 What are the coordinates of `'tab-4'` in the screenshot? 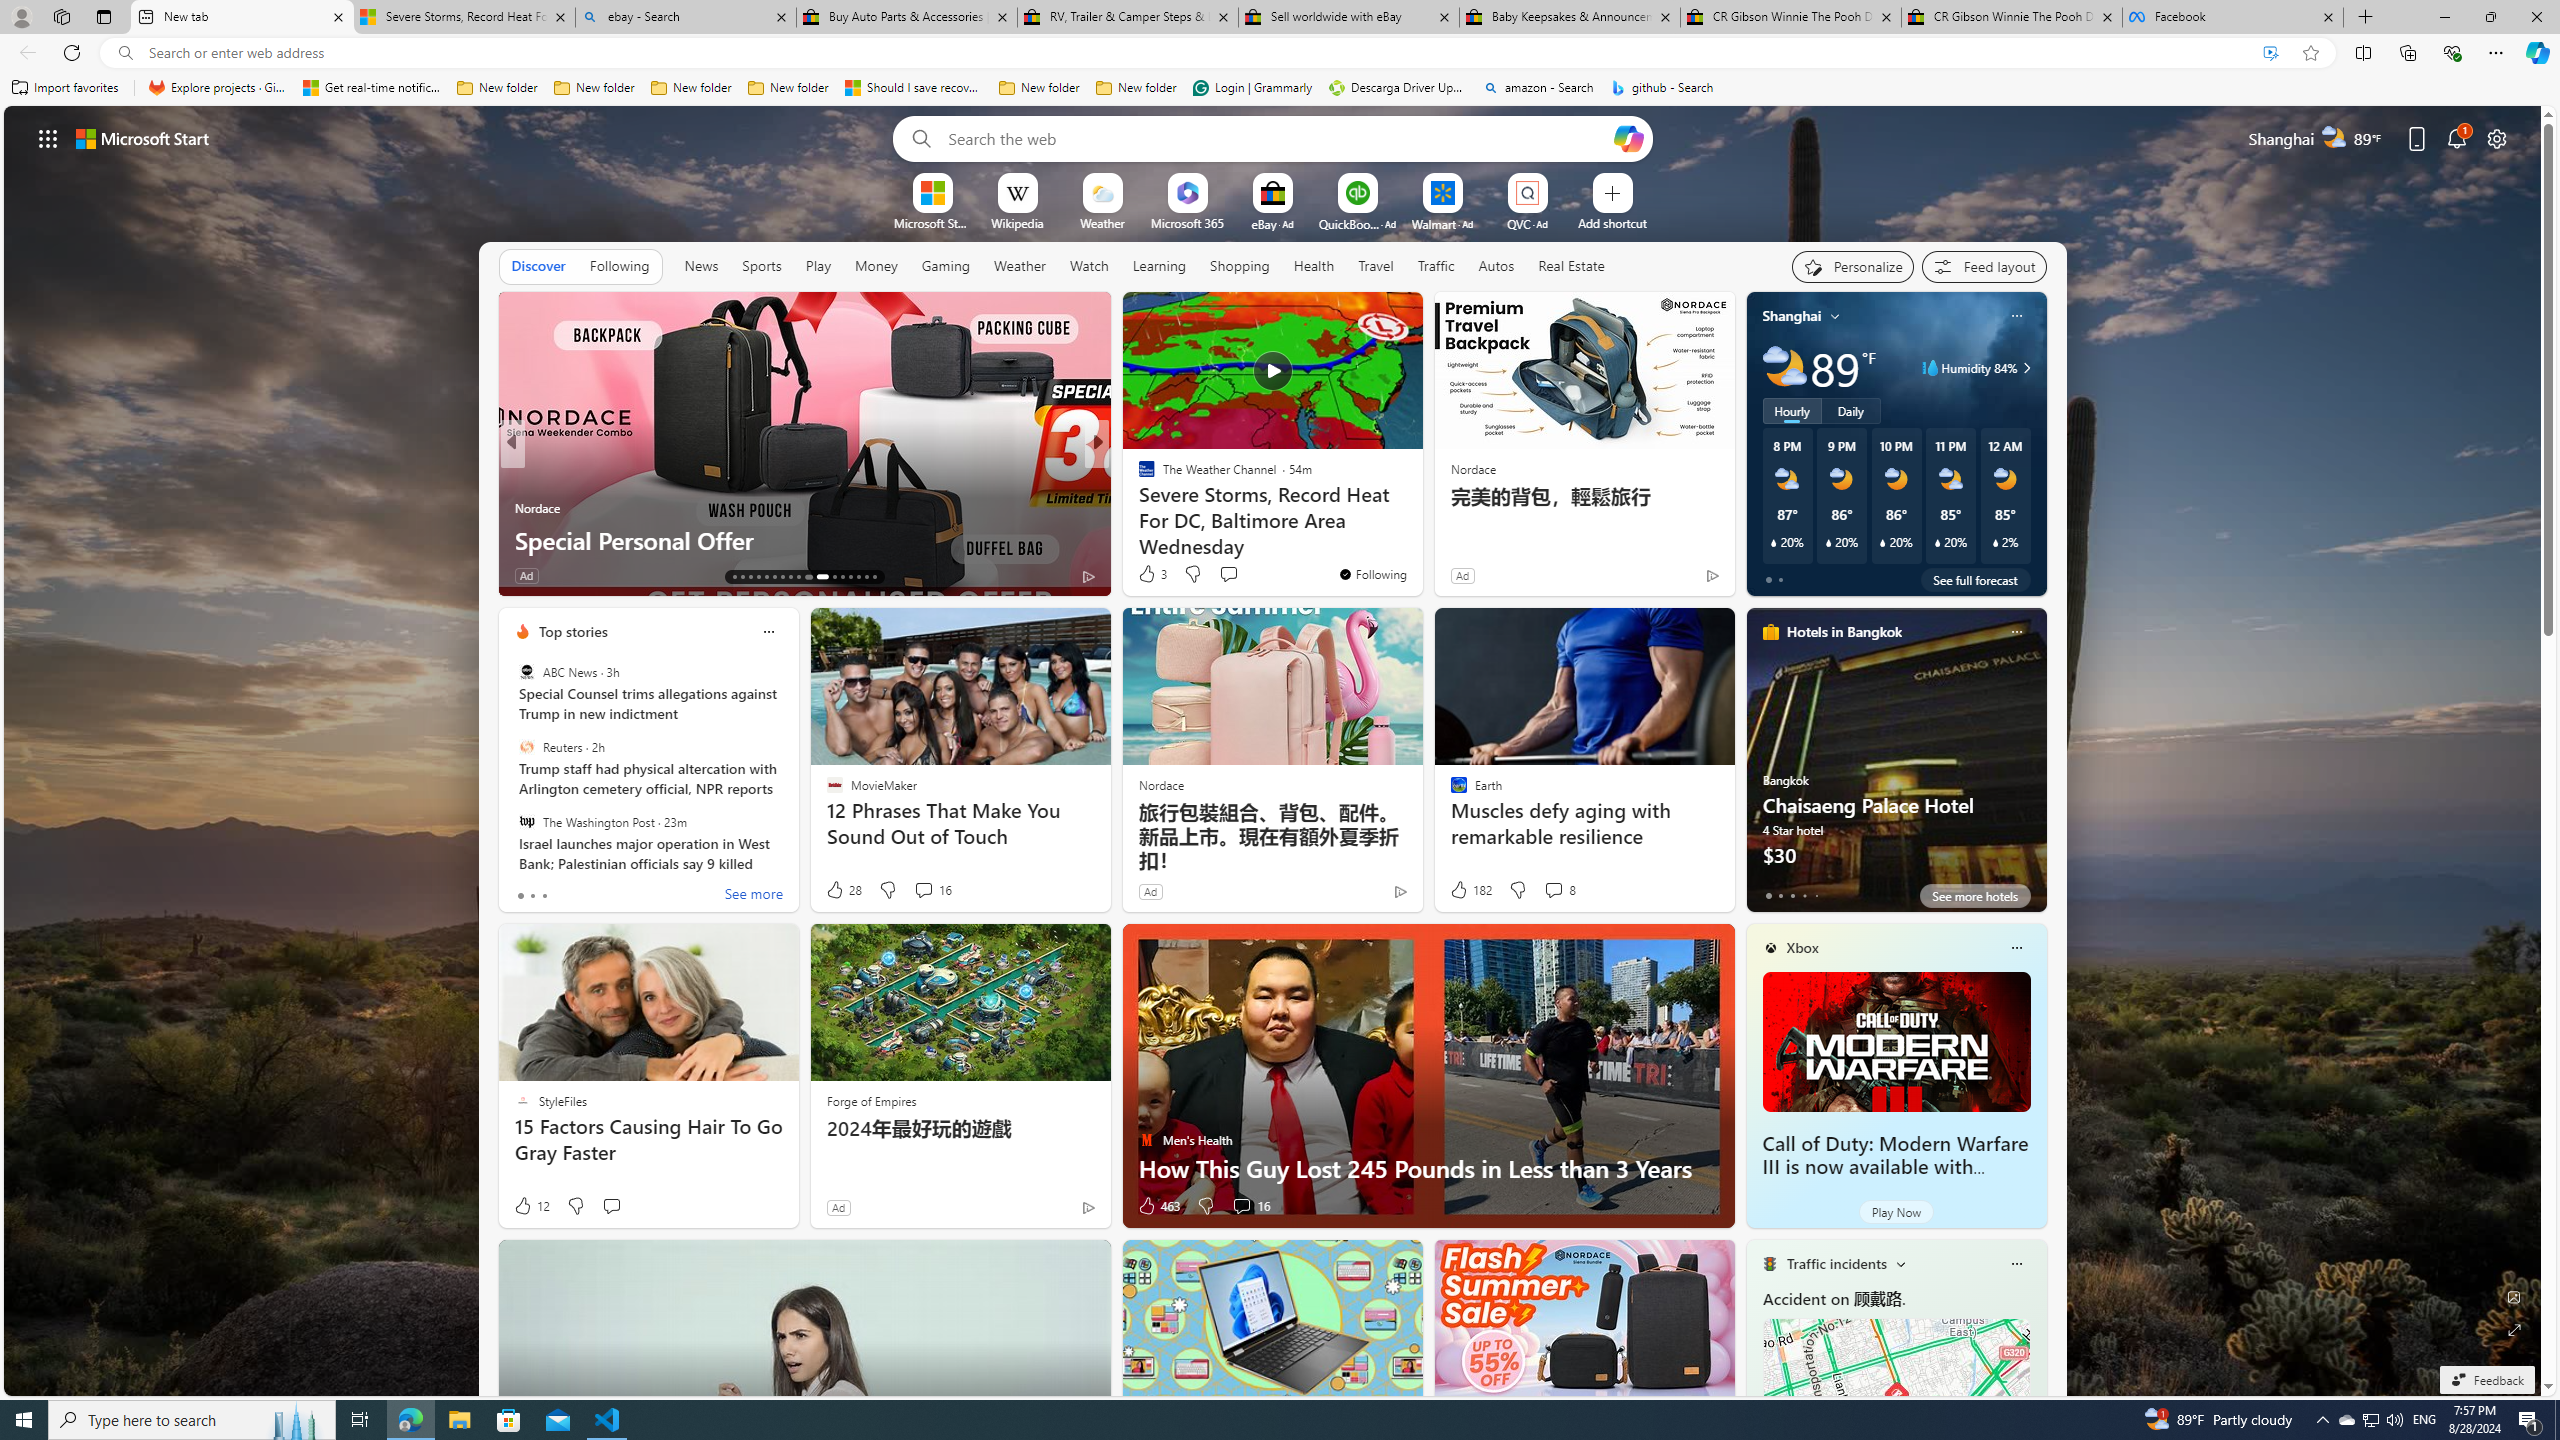 It's located at (1815, 895).